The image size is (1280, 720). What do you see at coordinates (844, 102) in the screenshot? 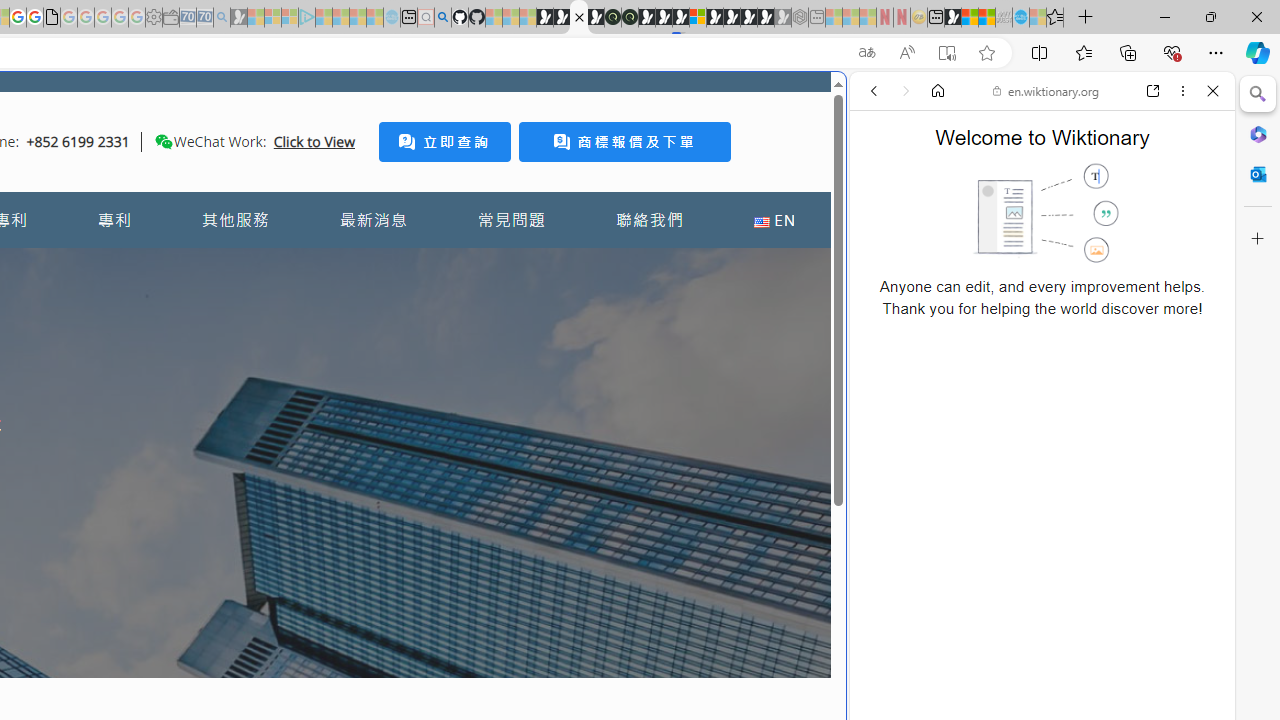
I see `'Close split screen'` at bounding box center [844, 102].